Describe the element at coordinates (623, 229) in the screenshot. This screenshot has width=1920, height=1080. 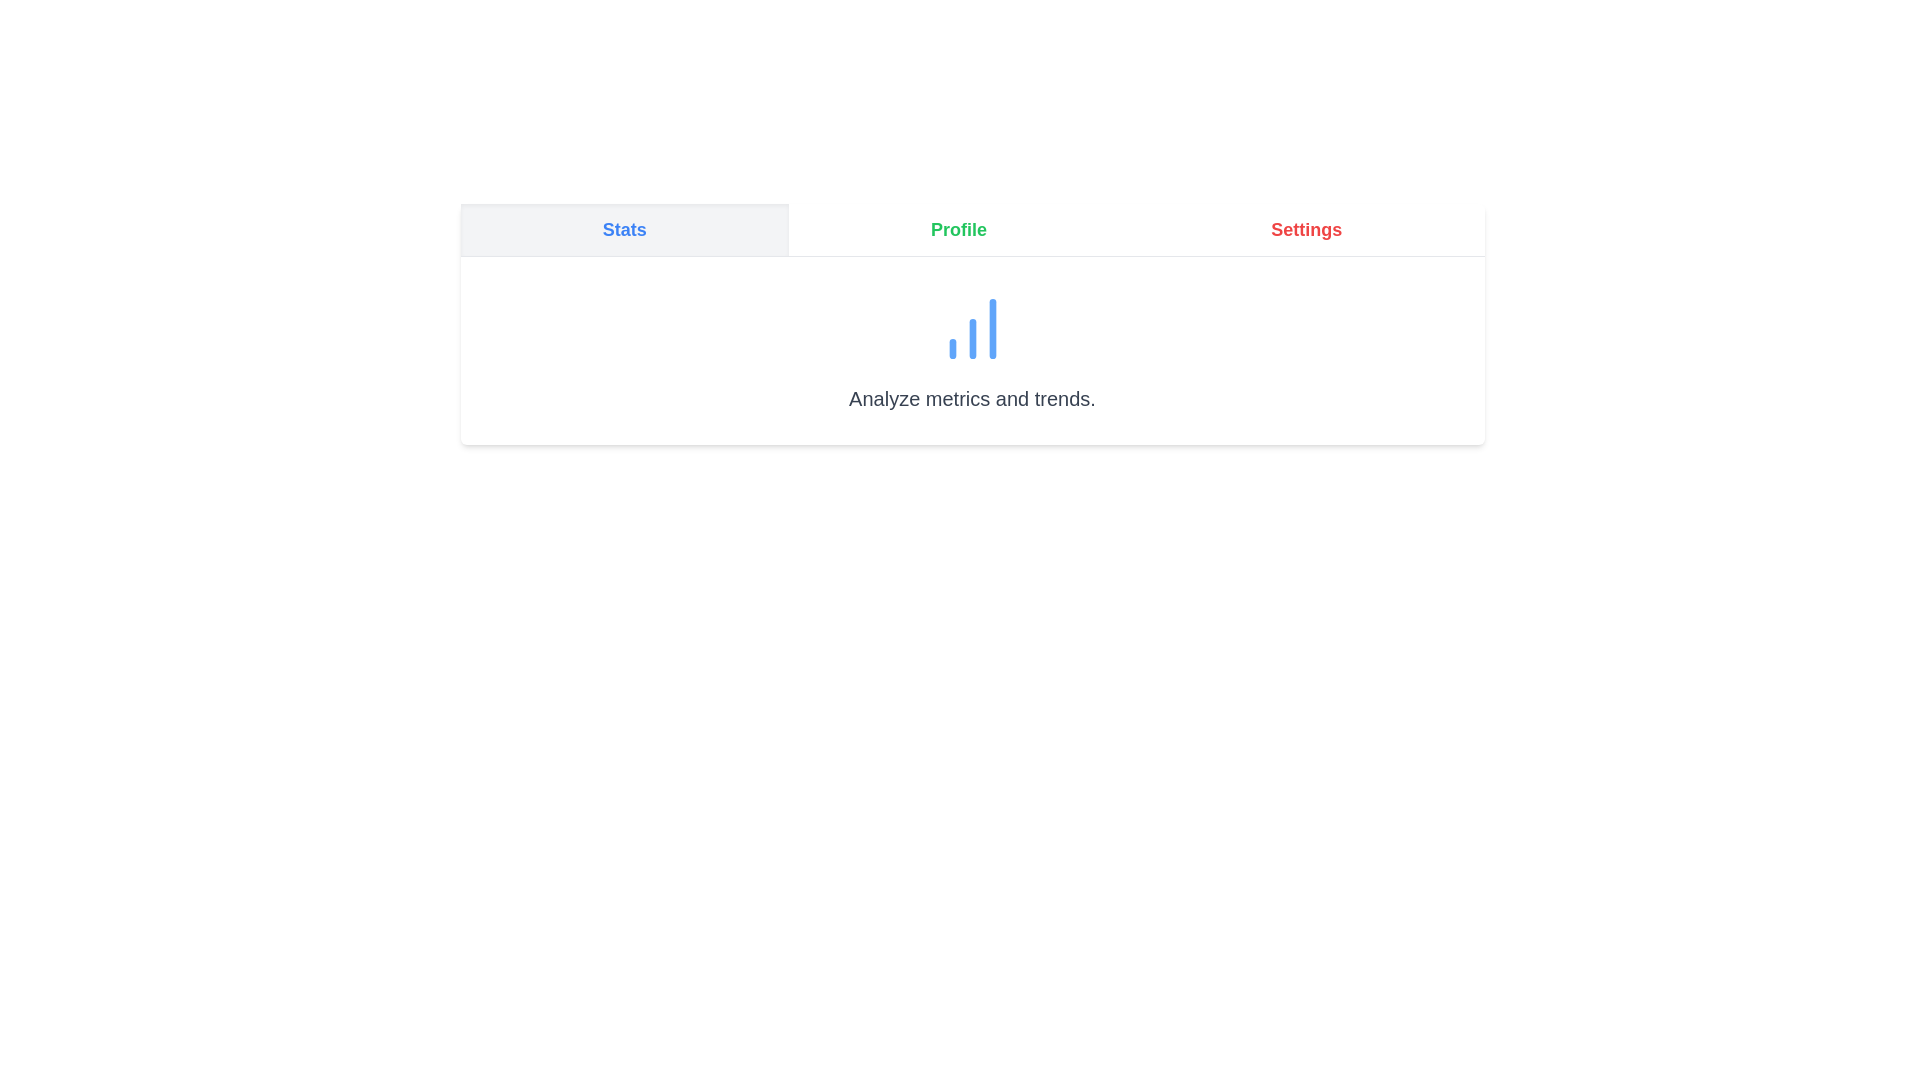
I see `the 'Stats' button, which is the first button in a row that also contains 'Profile' and 'Settings' buttons` at that location.